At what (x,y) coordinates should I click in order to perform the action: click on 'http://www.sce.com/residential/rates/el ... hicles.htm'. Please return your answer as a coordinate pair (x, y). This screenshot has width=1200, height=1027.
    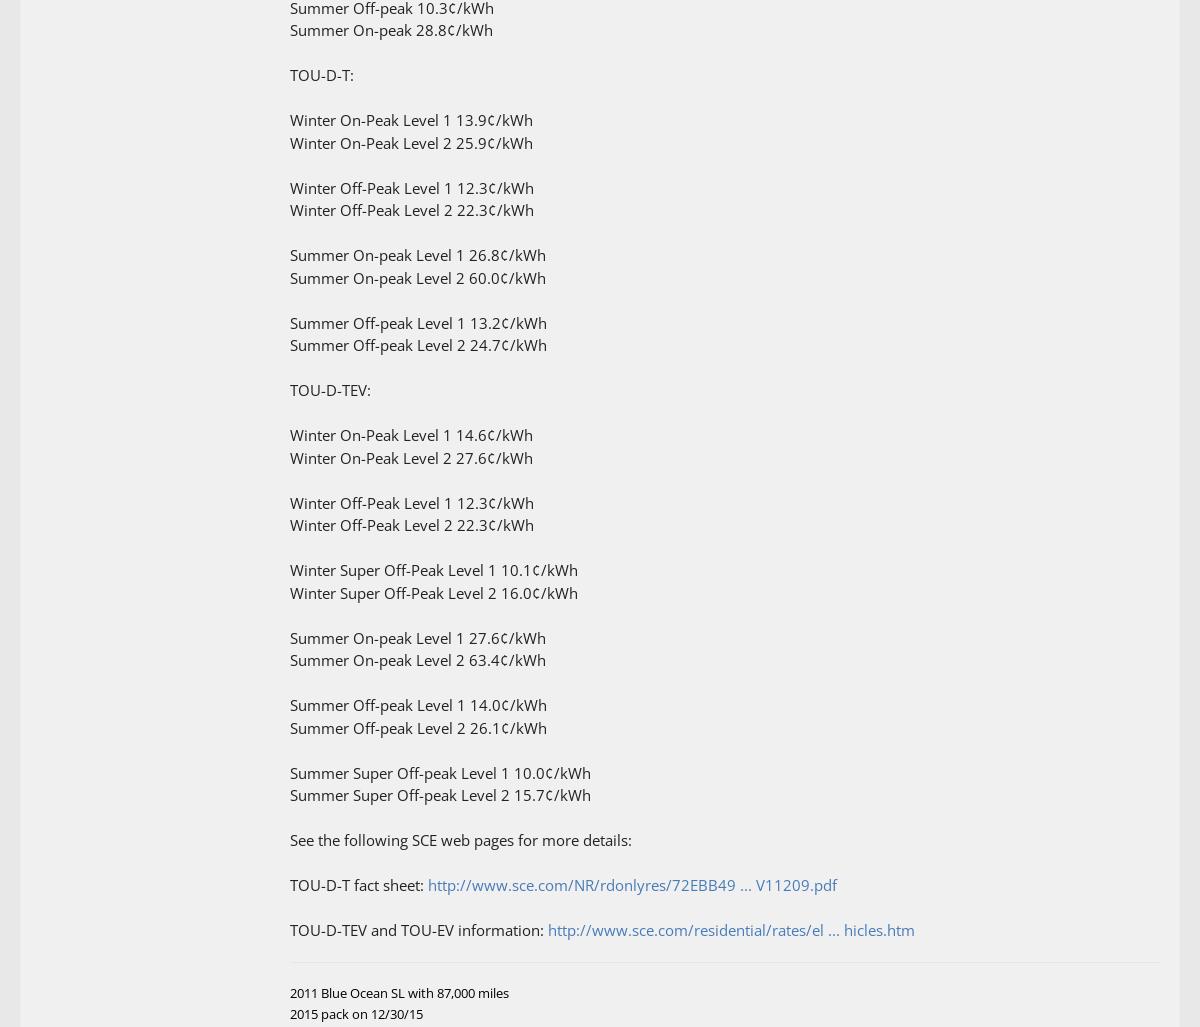
    Looking at the image, I should click on (731, 930).